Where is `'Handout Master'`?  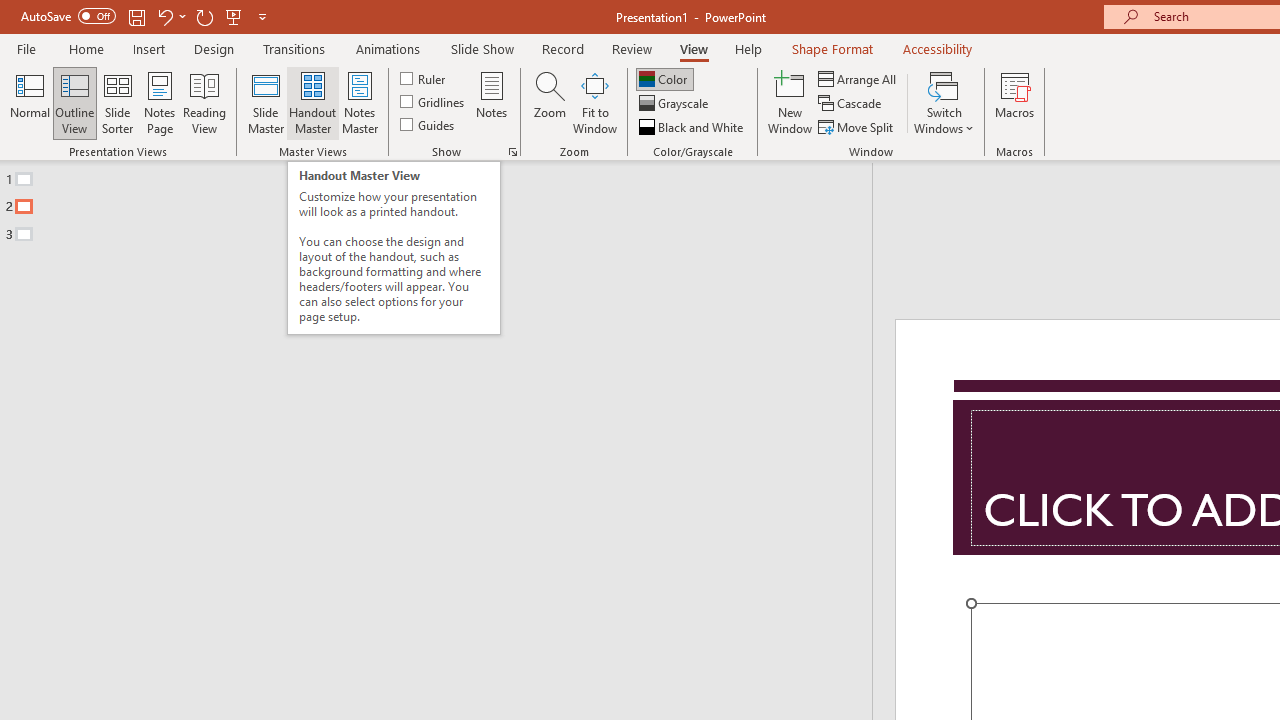 'Handout Master' is located at coordinates (311, 103).